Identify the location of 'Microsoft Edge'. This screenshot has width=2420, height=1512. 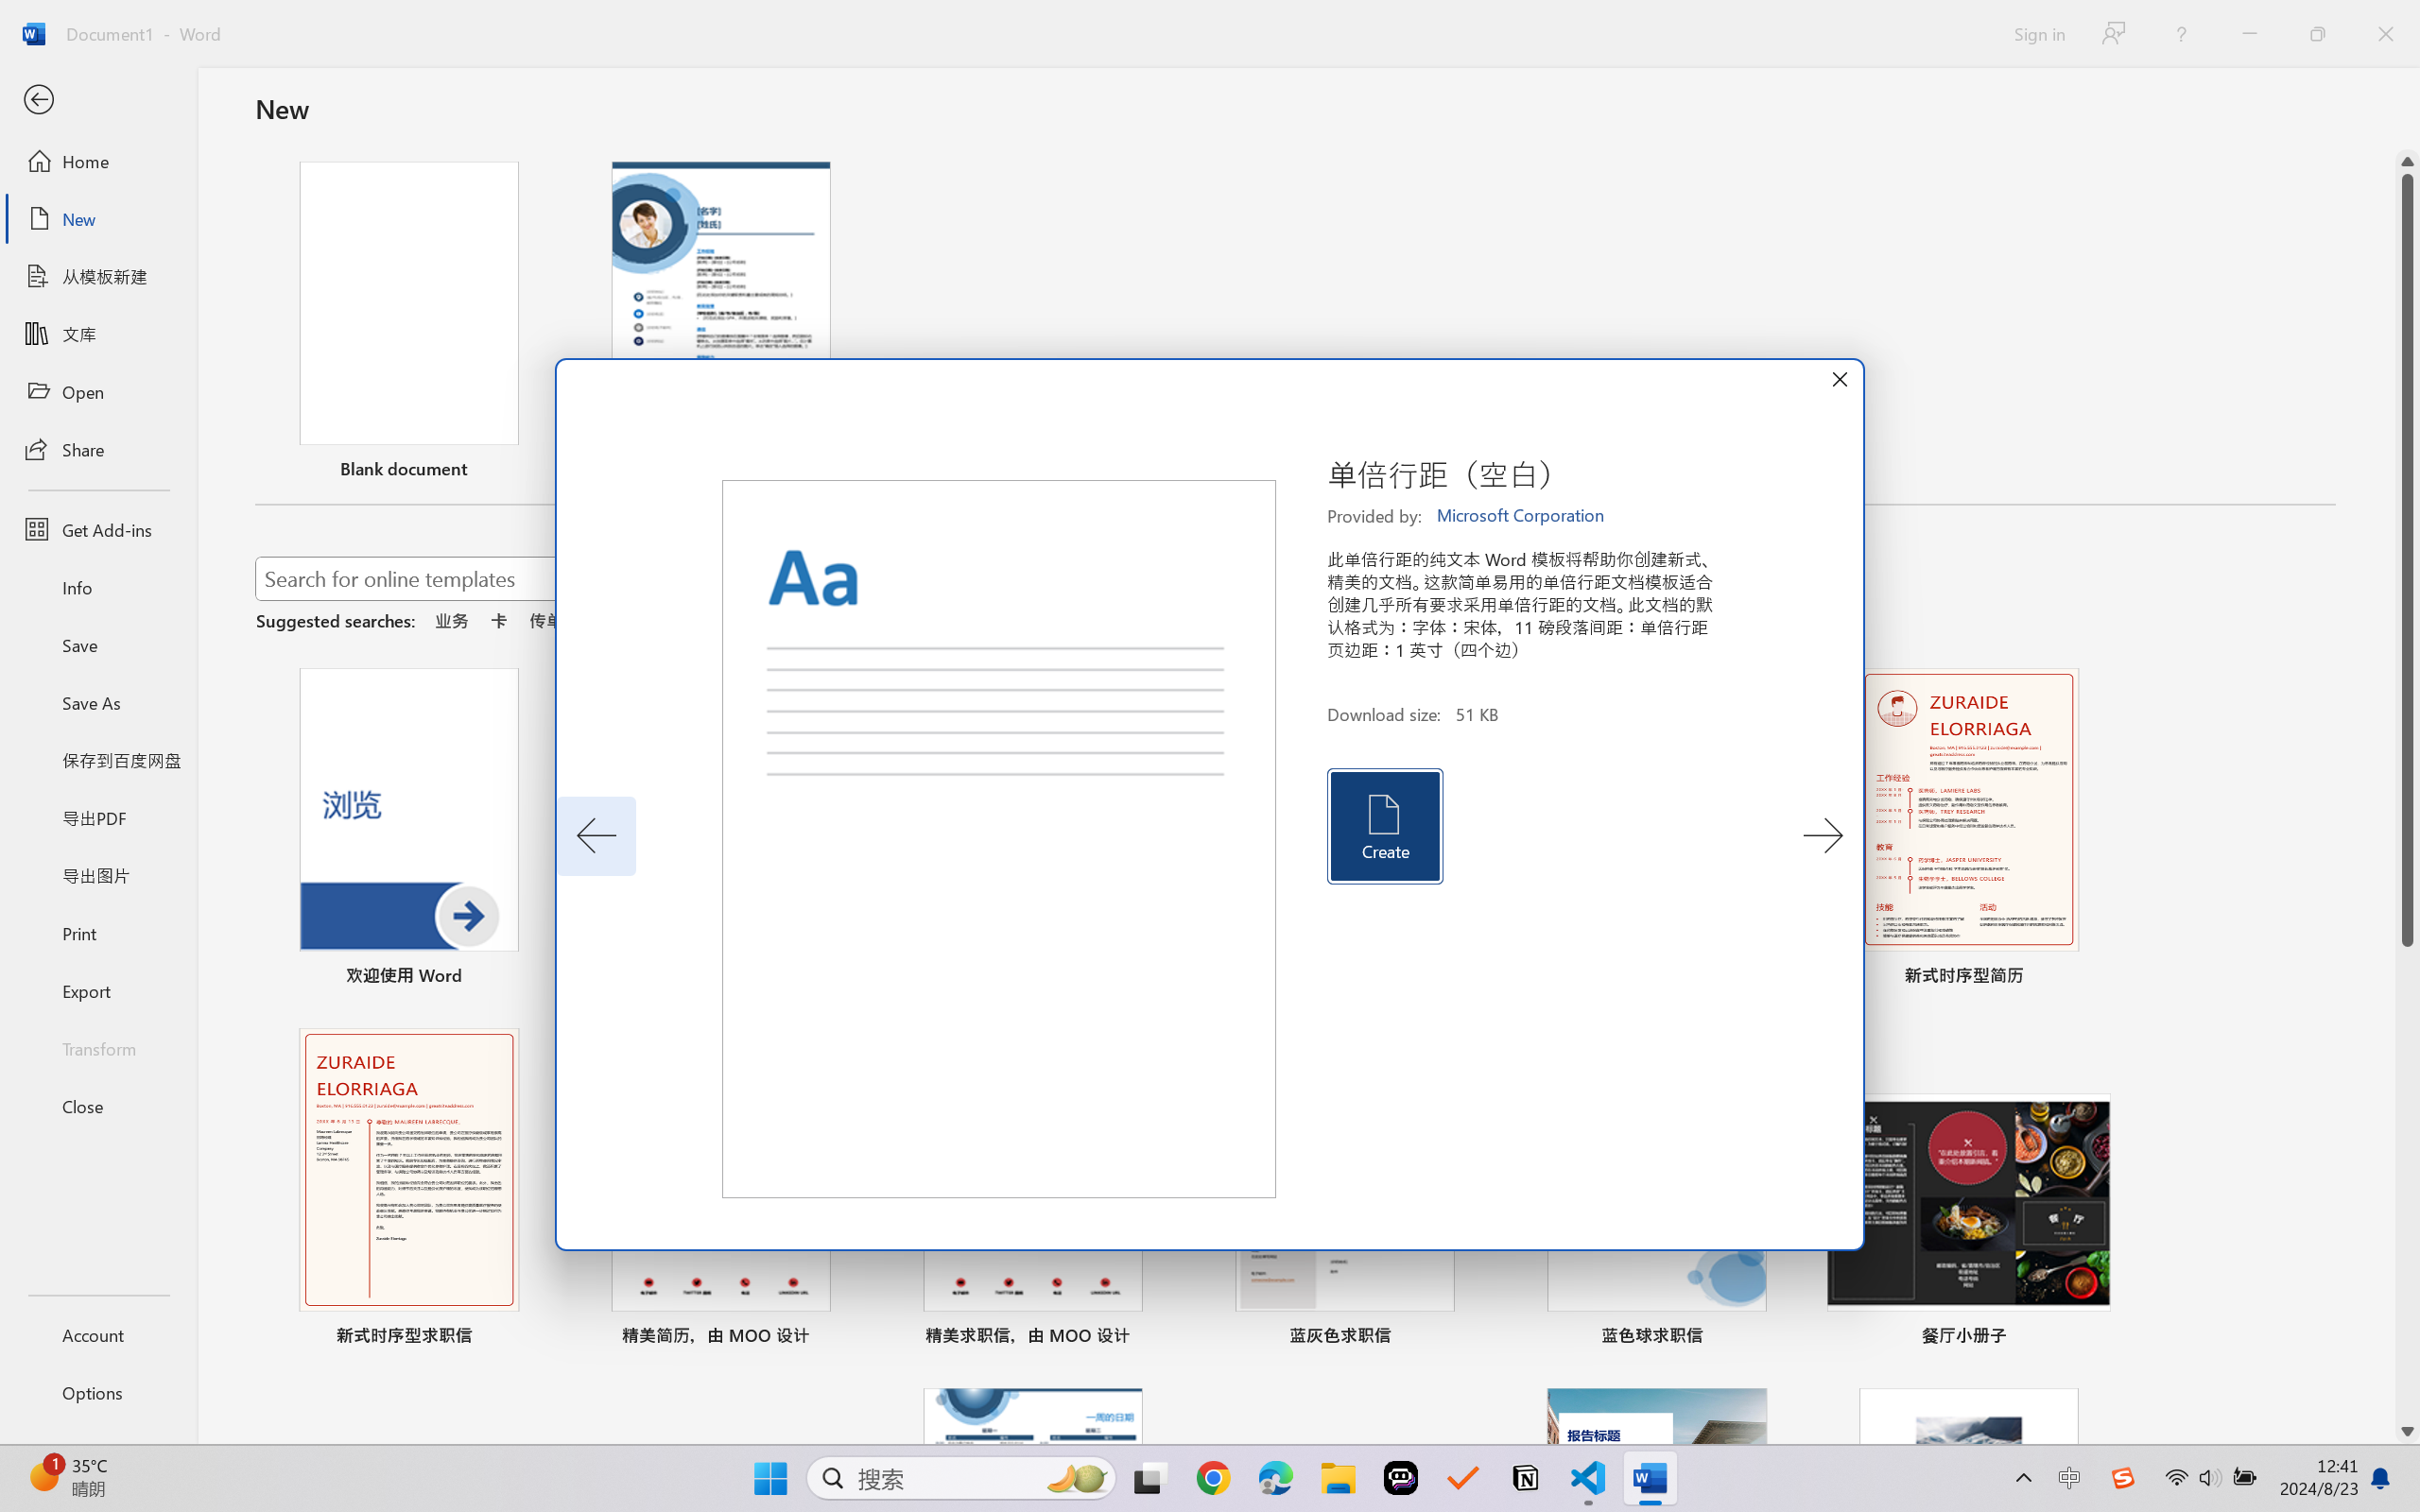
(1275, 1478).